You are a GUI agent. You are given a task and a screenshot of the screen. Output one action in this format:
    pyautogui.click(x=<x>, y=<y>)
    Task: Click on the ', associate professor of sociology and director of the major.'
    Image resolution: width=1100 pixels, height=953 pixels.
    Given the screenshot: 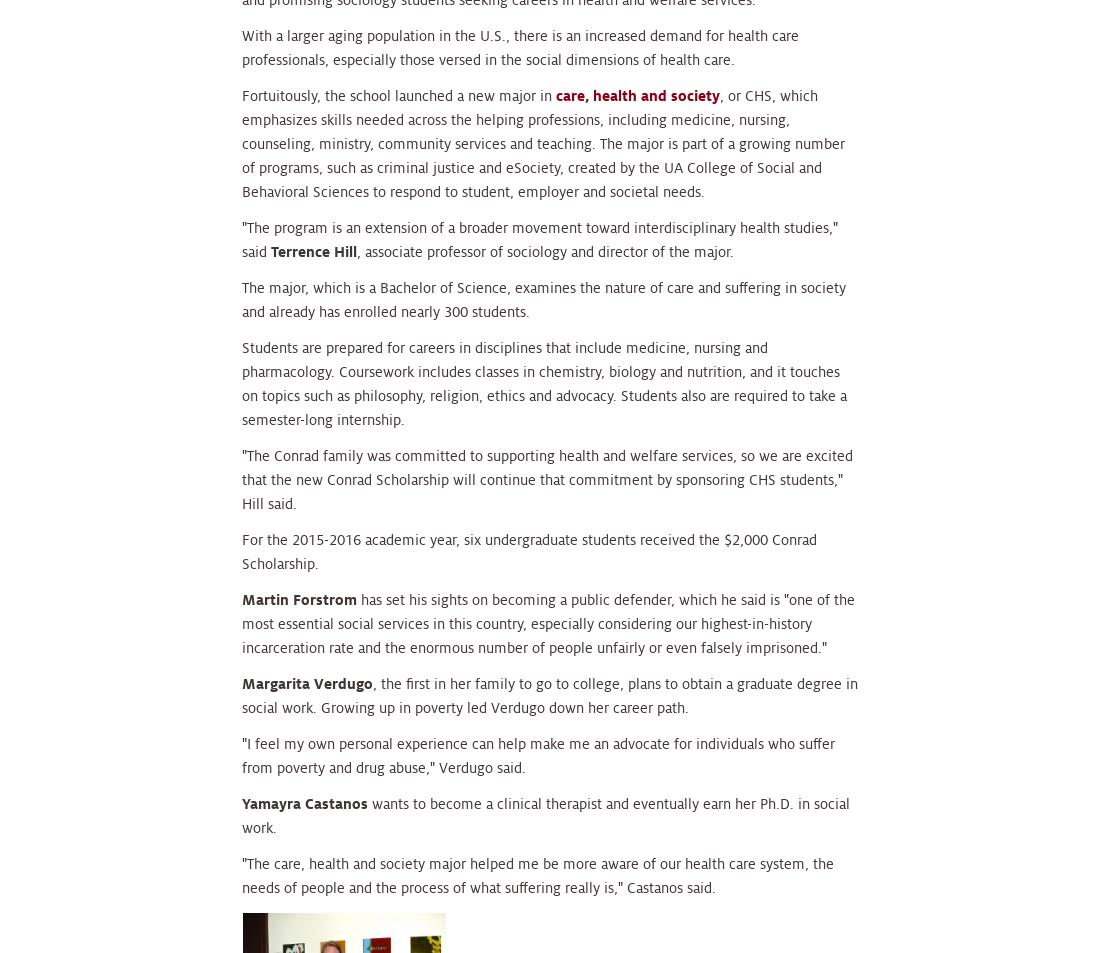 What is the action you would take?
    pyautogui.click(x=545, y=250)
    